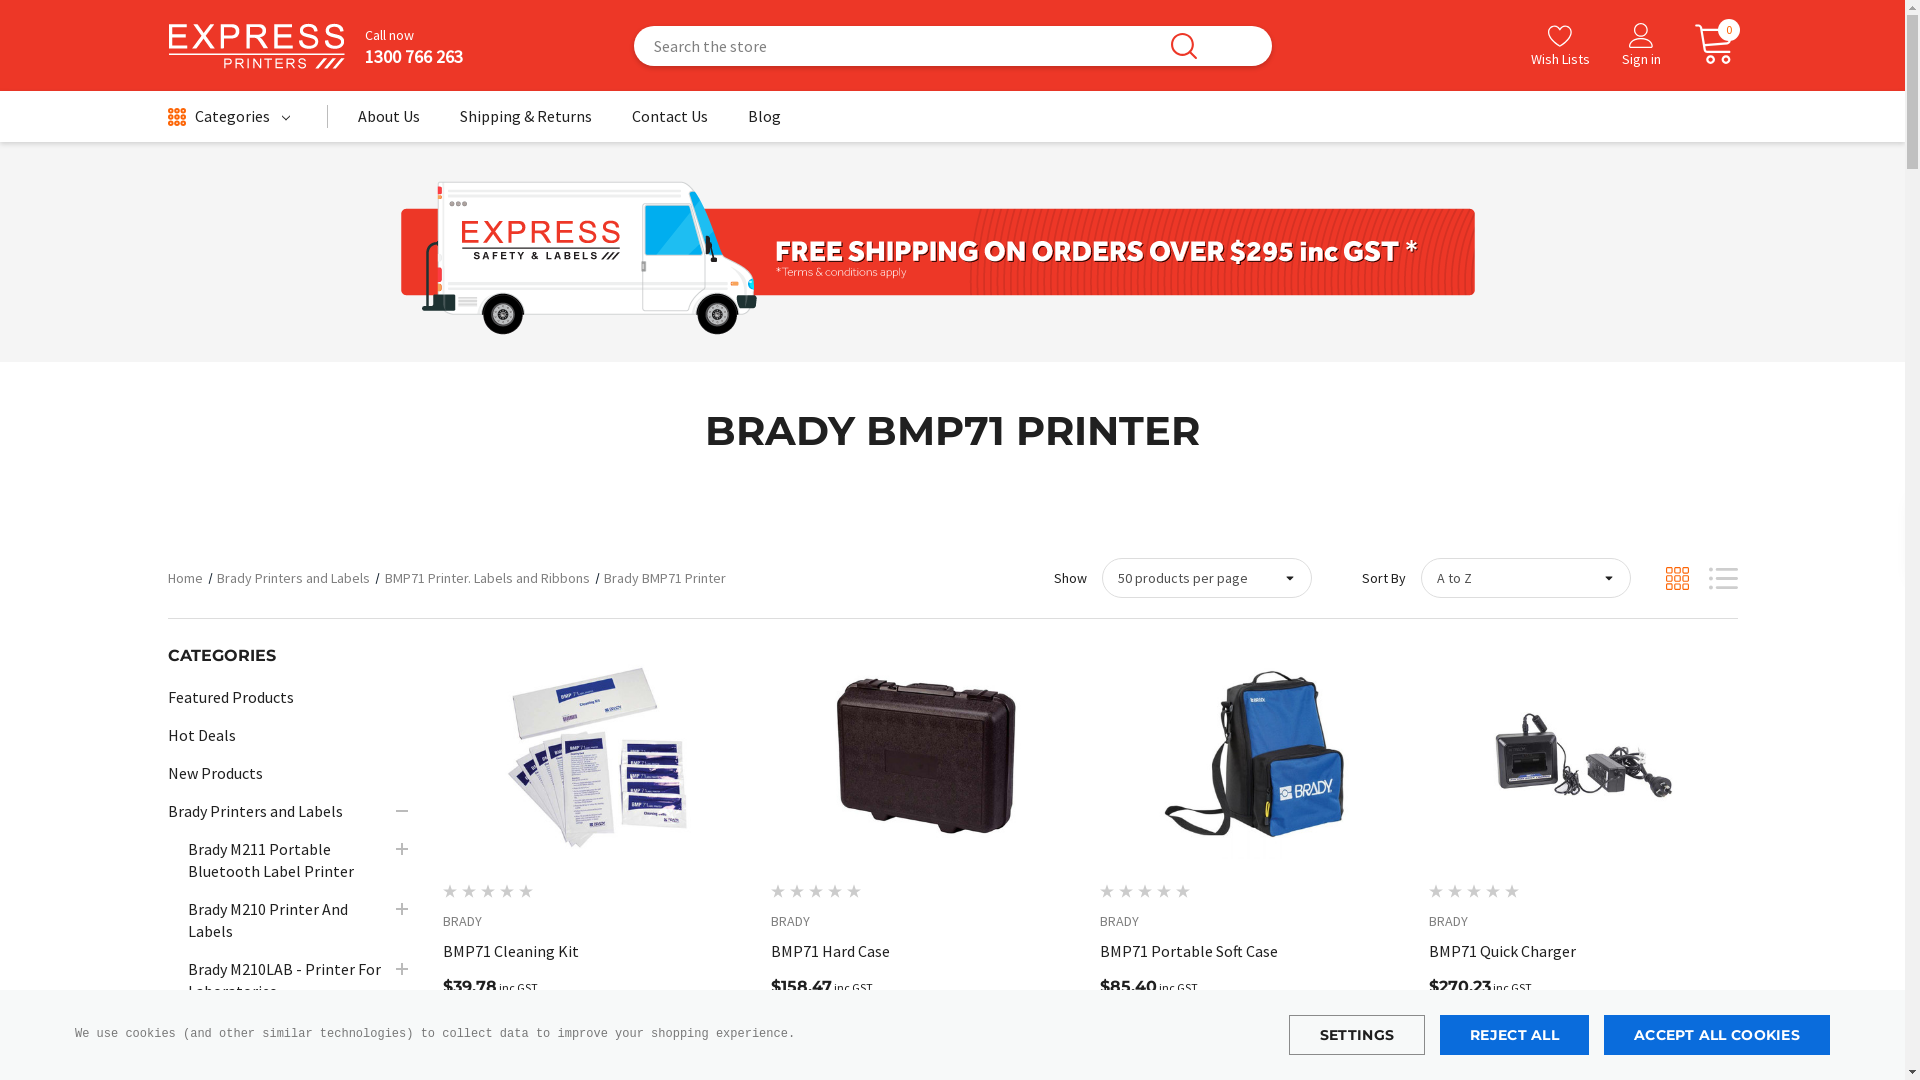 Image resolution: width=1920 pixels, height=1080 pixels. I want to click on 'New Products', so click(168, 771).